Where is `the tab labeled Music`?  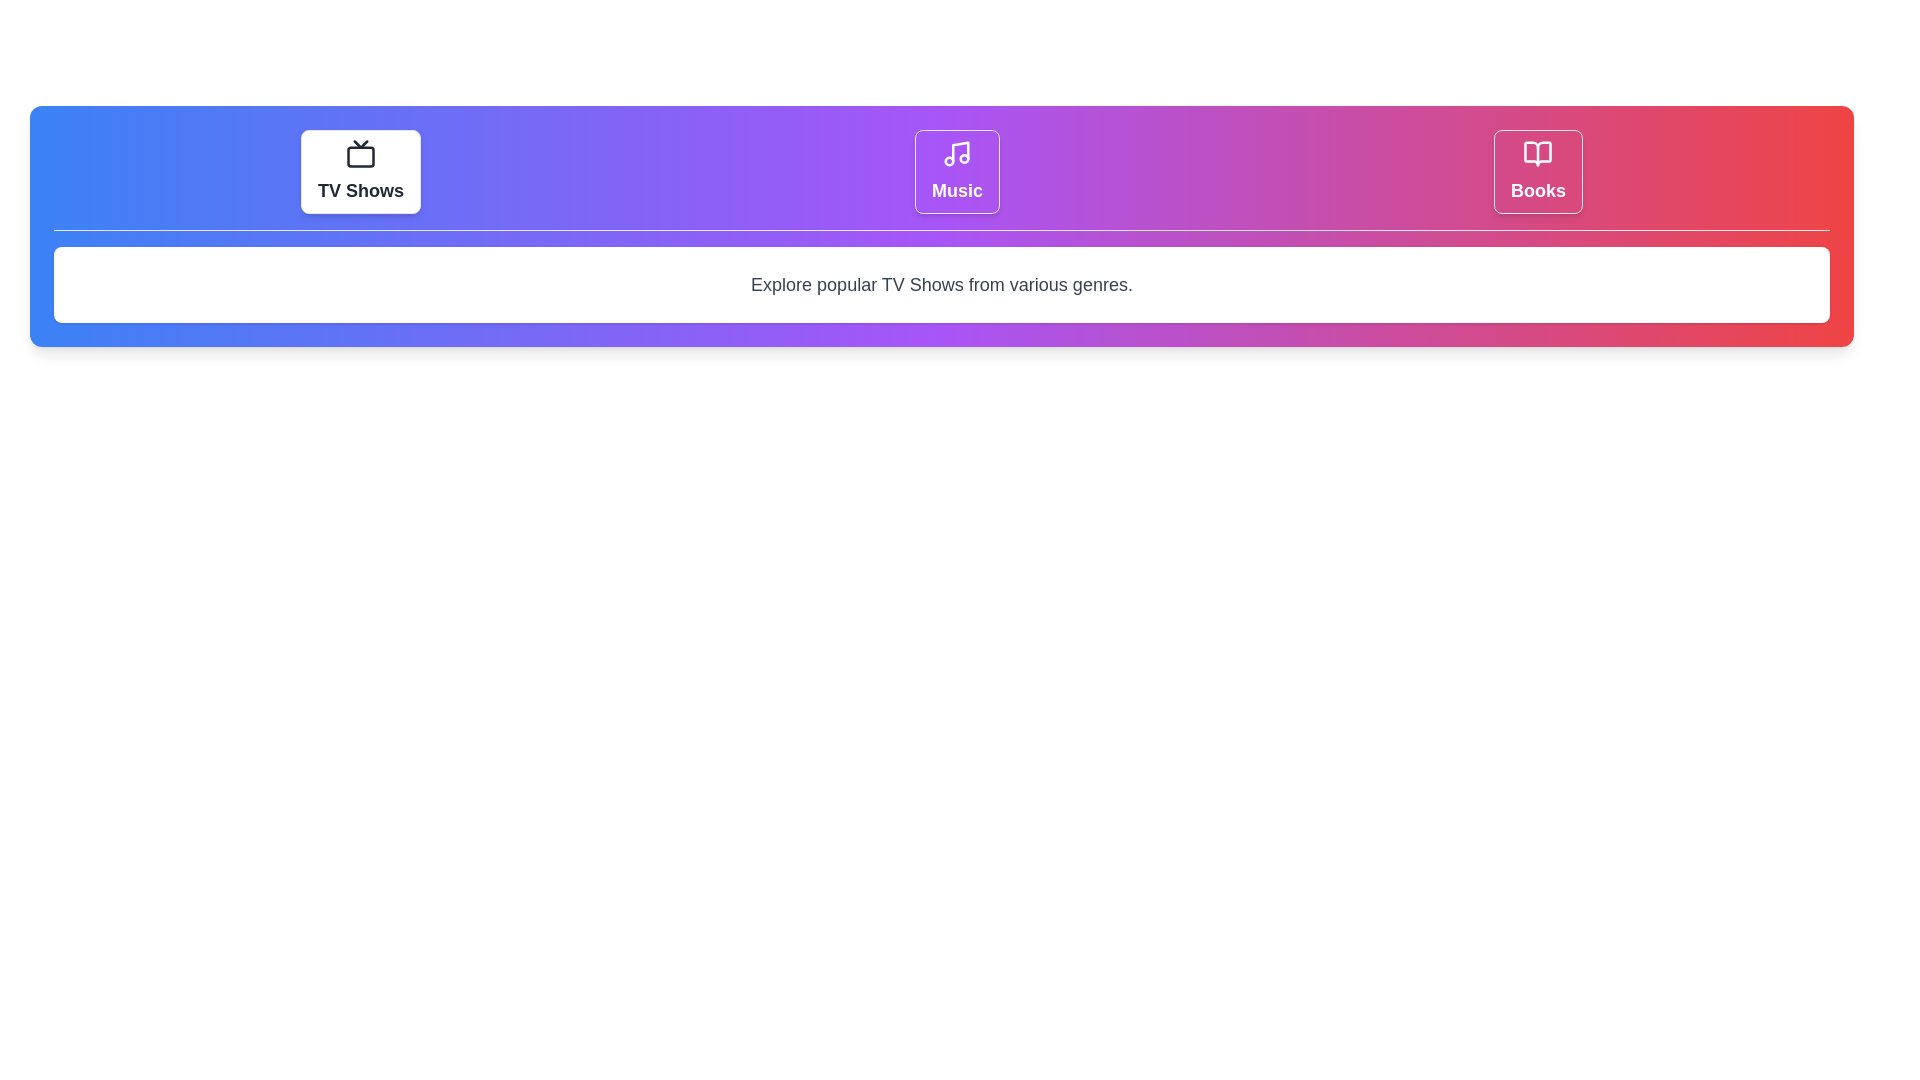 the tab labeled Music is located at coordinates (956, 171).